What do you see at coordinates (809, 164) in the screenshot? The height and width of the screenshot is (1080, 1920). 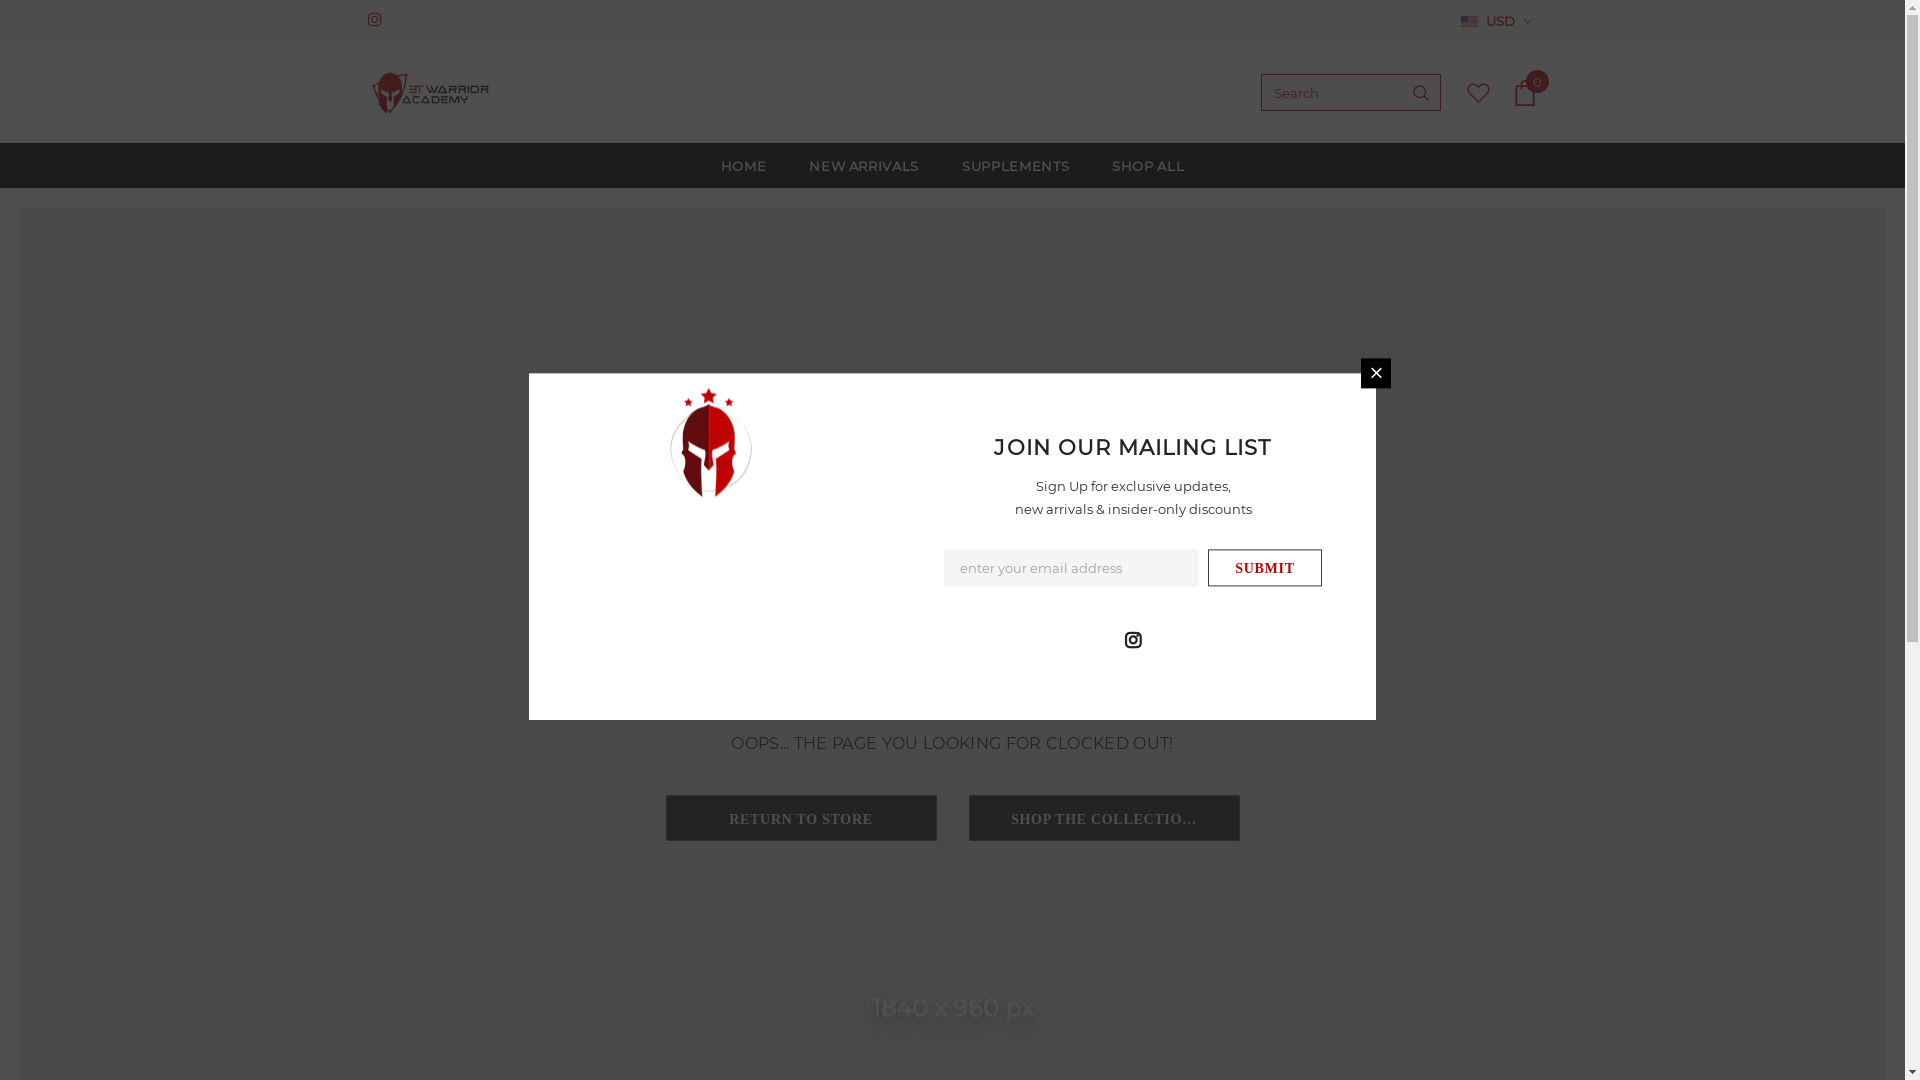 I see `'NEW ARRIVALS'` at bounding box center [809, 164].